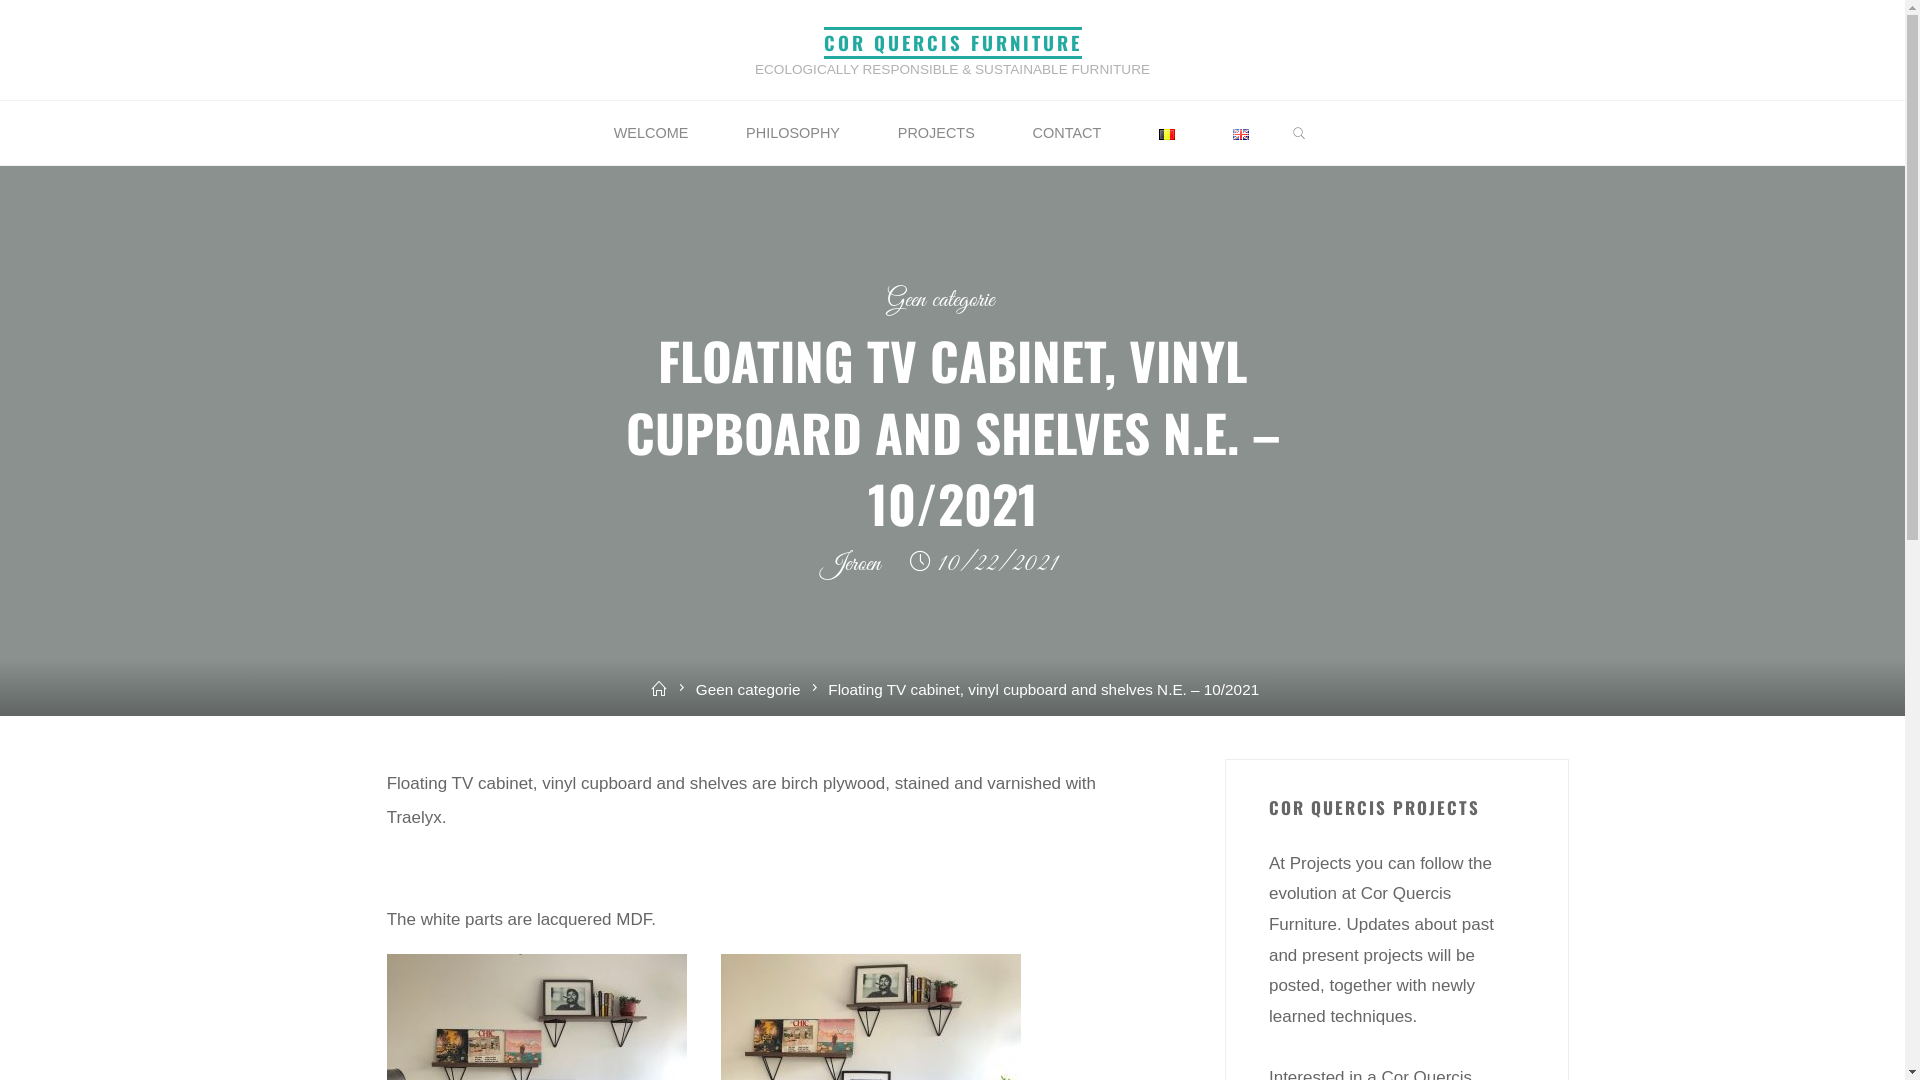 The width and height of the screenshot is (1920, 1080). What do you see at coordinates (658, 688) in the screenshot?
I see `'Home'` at bounding box center [658, 688].